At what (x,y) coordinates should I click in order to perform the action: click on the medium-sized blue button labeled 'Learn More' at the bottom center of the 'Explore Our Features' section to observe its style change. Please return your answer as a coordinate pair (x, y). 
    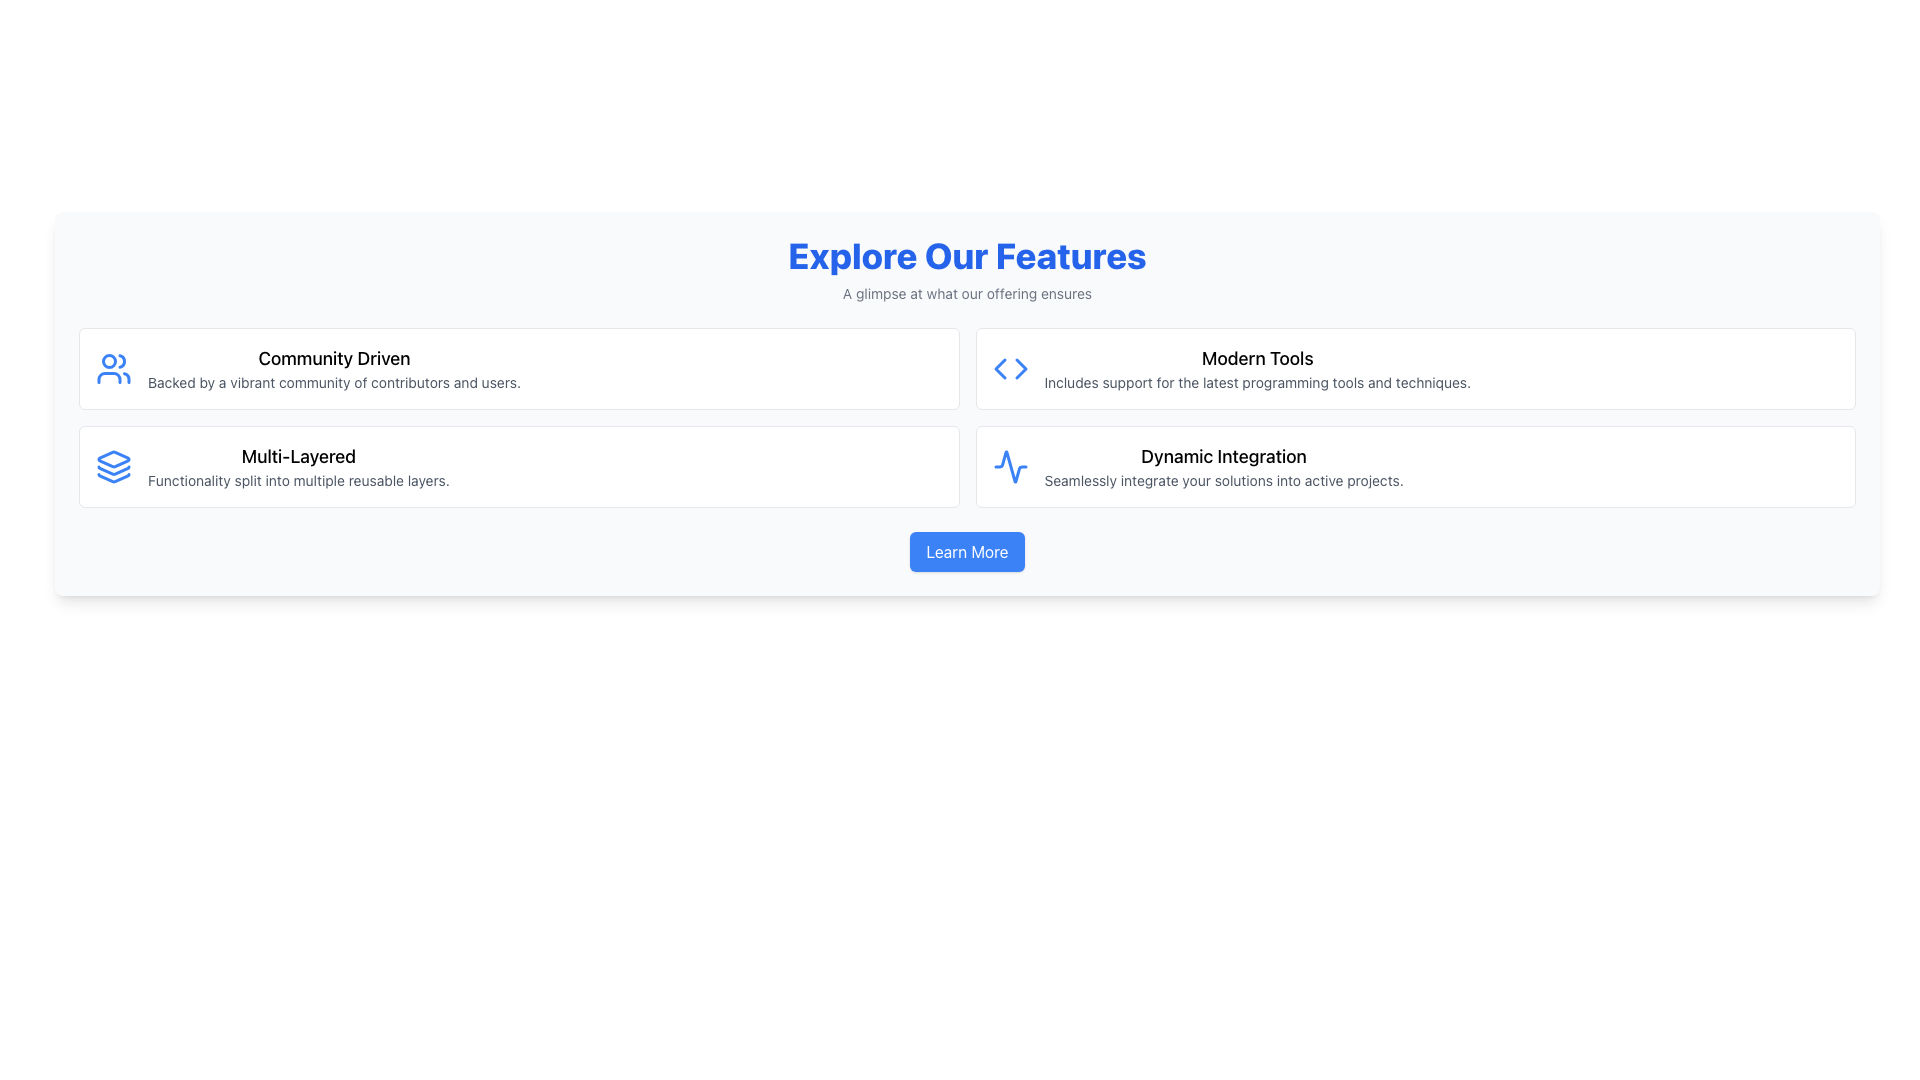
    Looking at the image, I should click on (967, 551).